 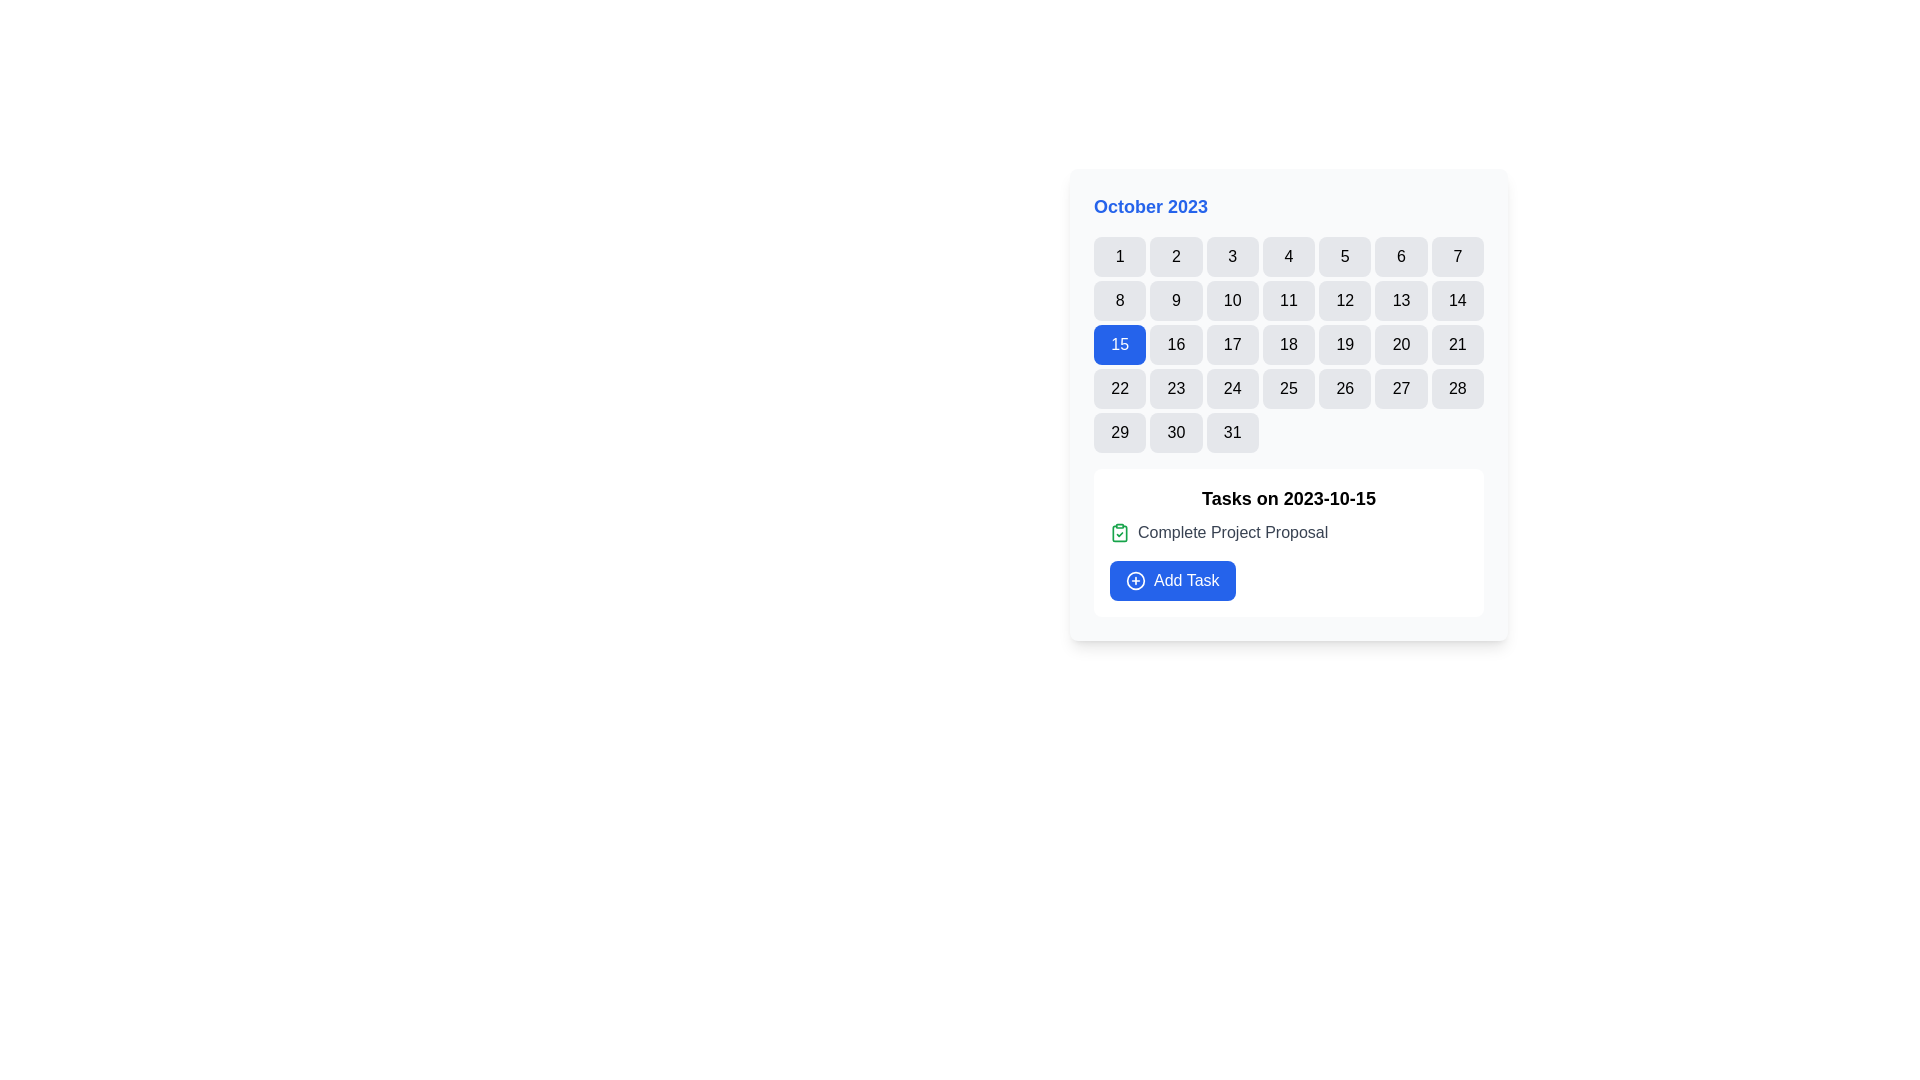 I want to click on the central circular component of the 'Add Task' button, which has a light-colored stroke and transparent fill, located below the date label 'Tasks on 2023-10-15.', so click(x=1136, y=581).